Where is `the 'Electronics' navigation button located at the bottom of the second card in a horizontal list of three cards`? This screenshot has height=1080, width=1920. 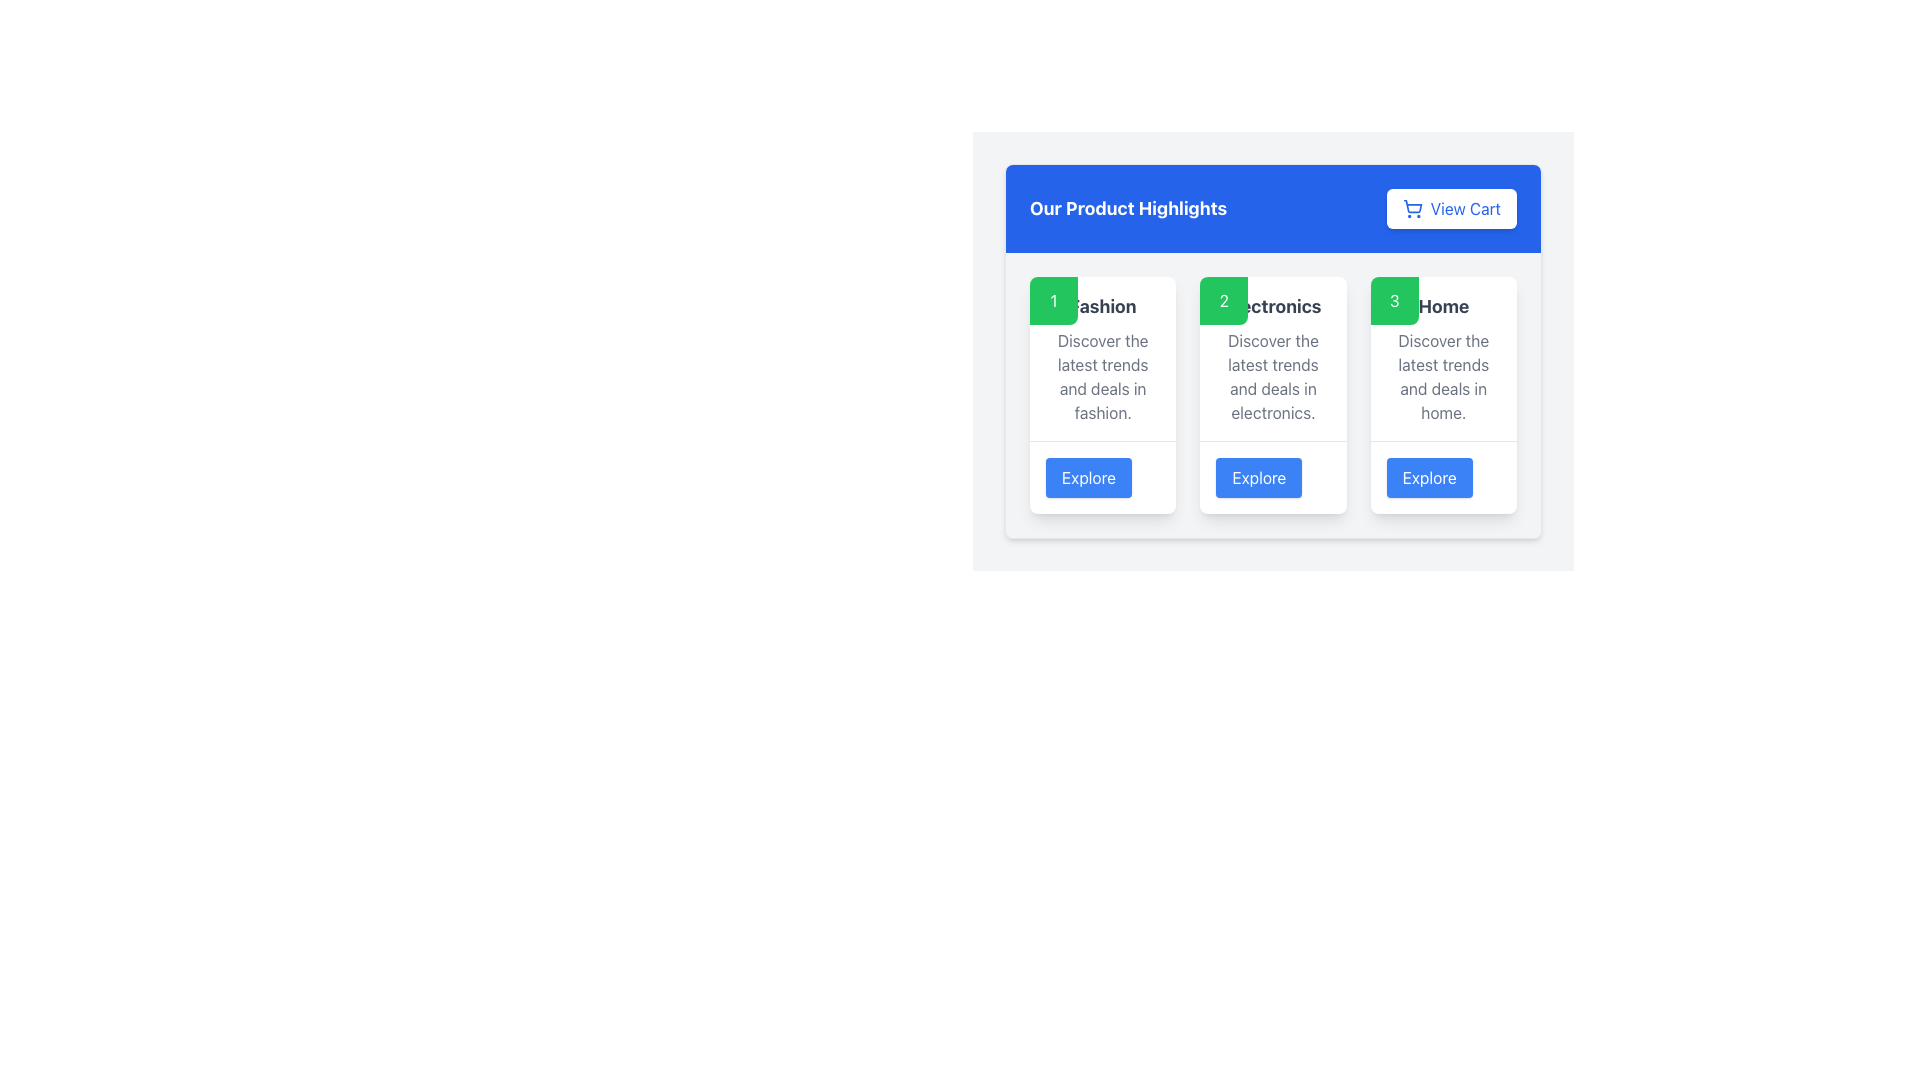 the 'Electronics' navigation button located at the bottom of the second card in a horizontal list of three cards is located at coordinates (1272, 477).